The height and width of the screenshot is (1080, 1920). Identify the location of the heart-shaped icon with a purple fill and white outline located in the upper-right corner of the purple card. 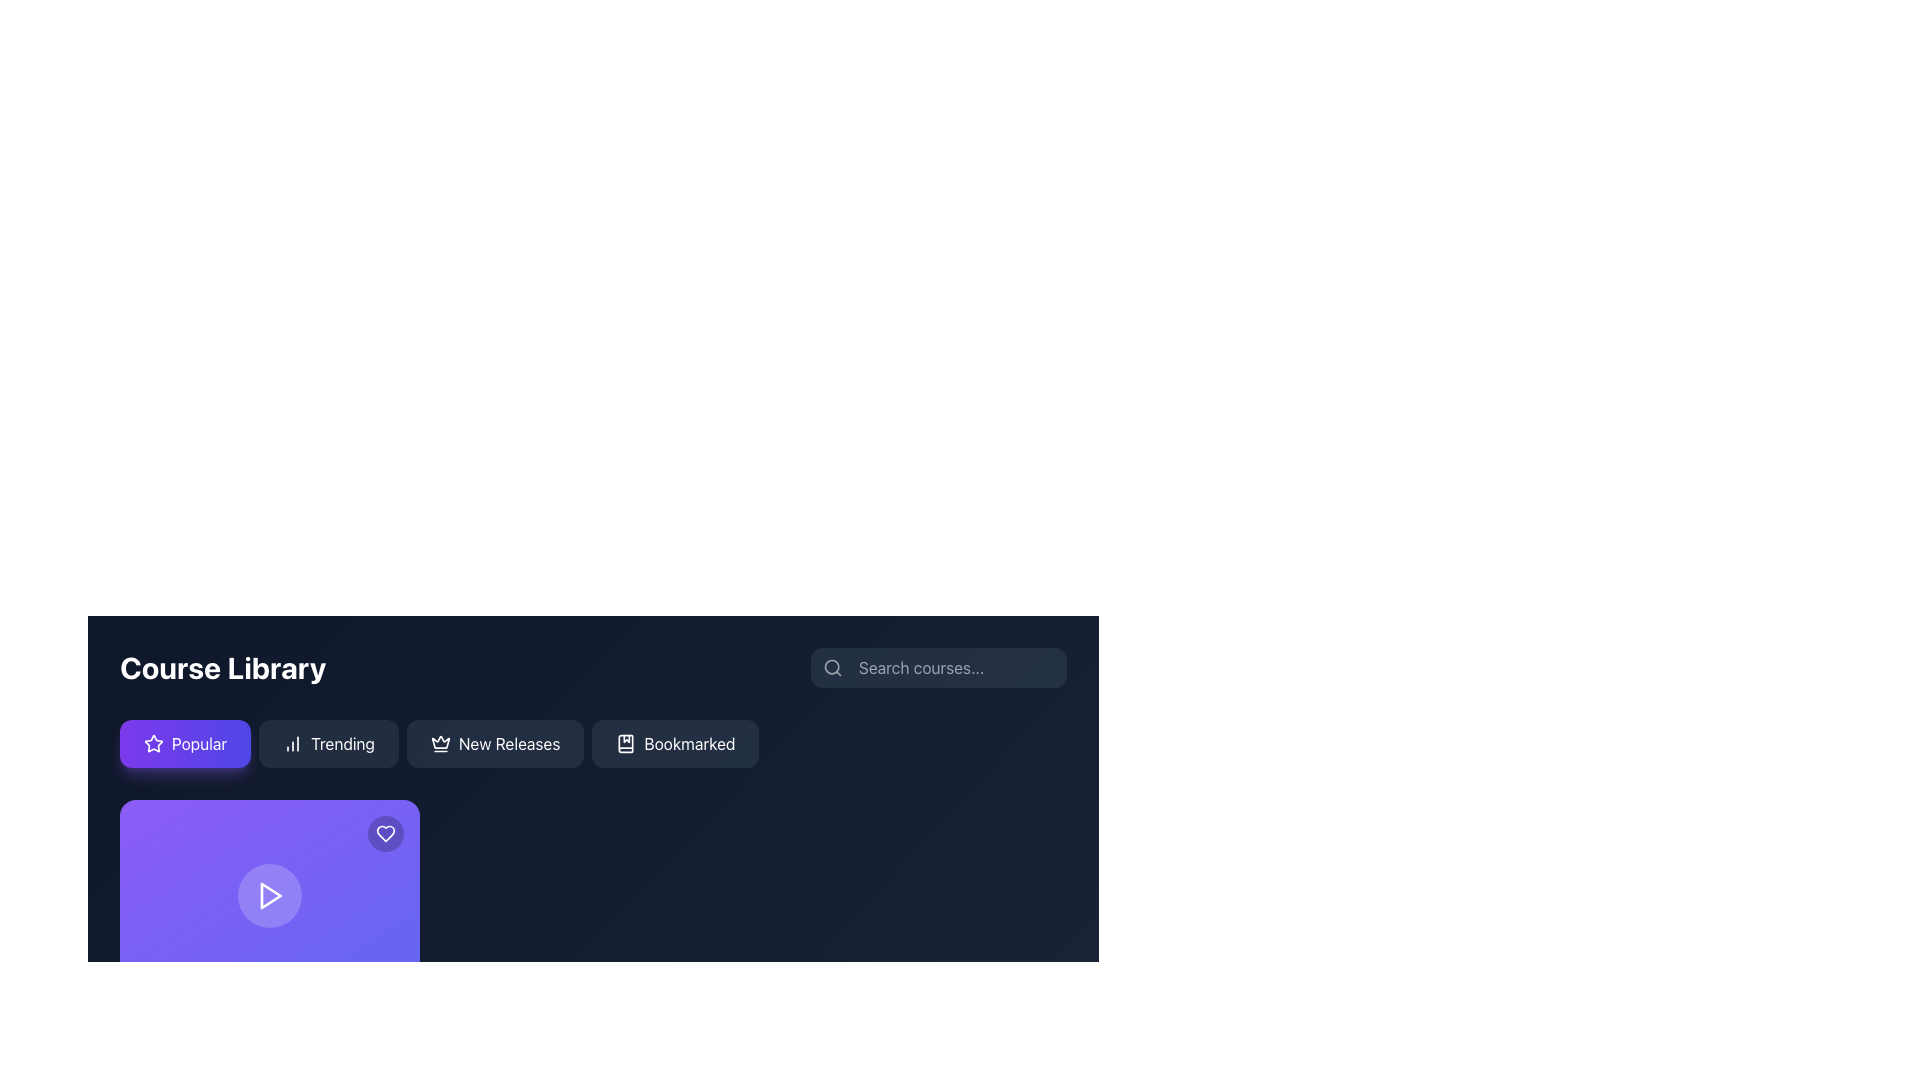
(385, 833).